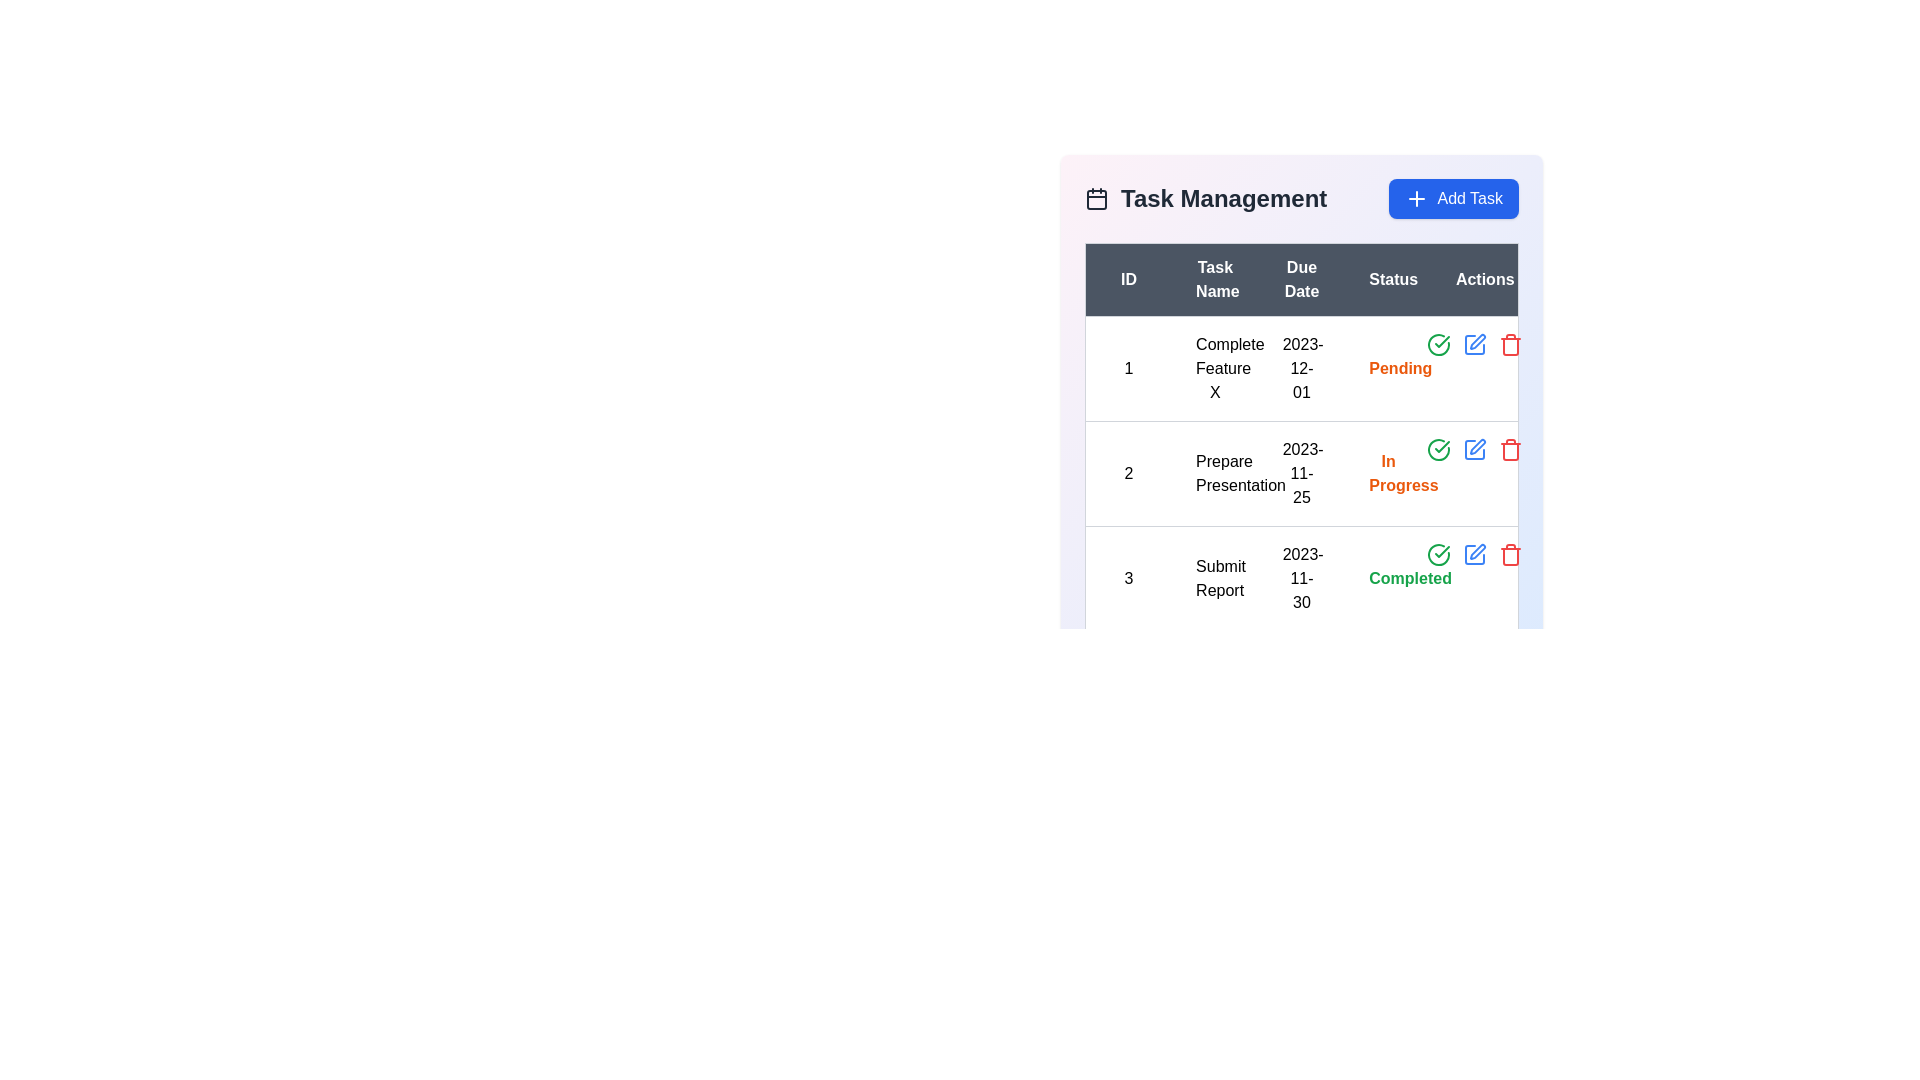  I want to click on the 'Due Date' table header cell, which is the third header cell in the table's header row, styled with a dark background and containing white text, so click(1301, 280).